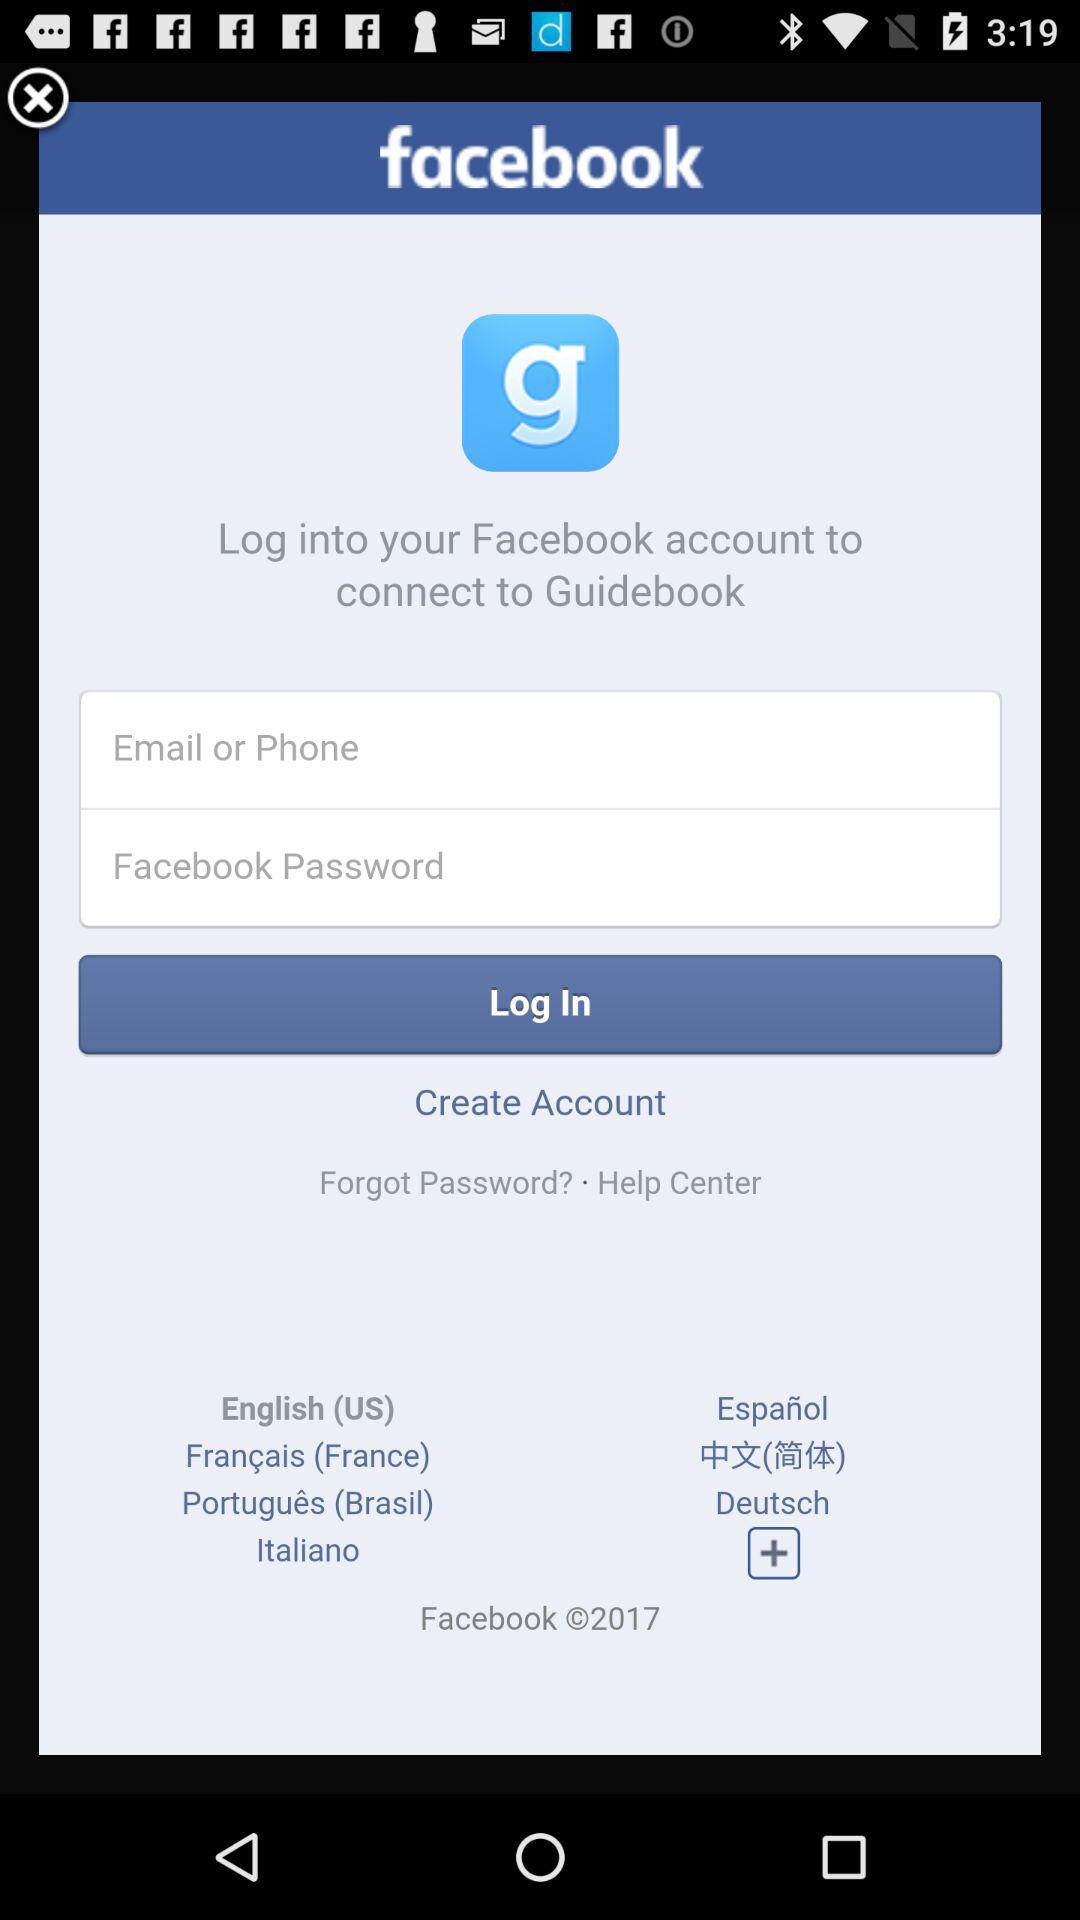  Describe the element at coordinates (540, 927) in the screenshot. I see `description` at that location.